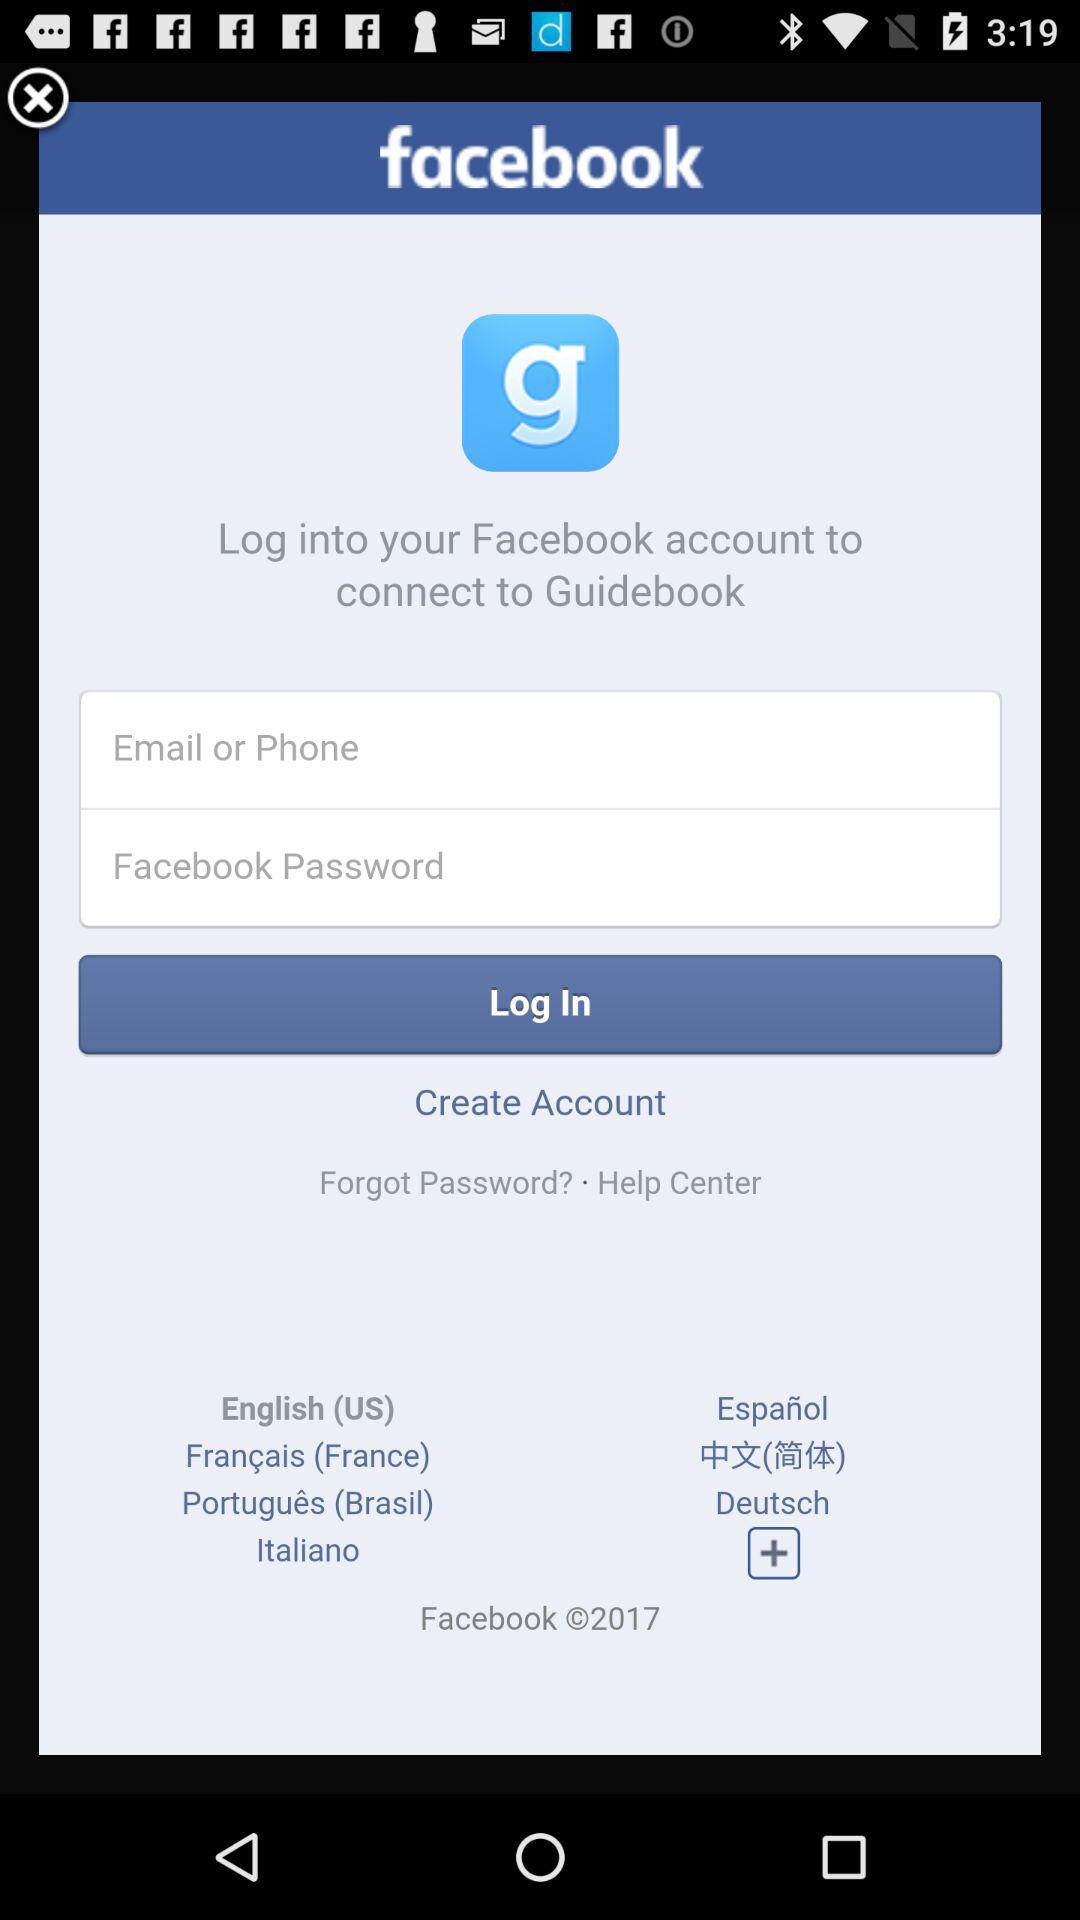  Describe the element at coordinates (540, 927) in the screenshot. I see `description` at that location.